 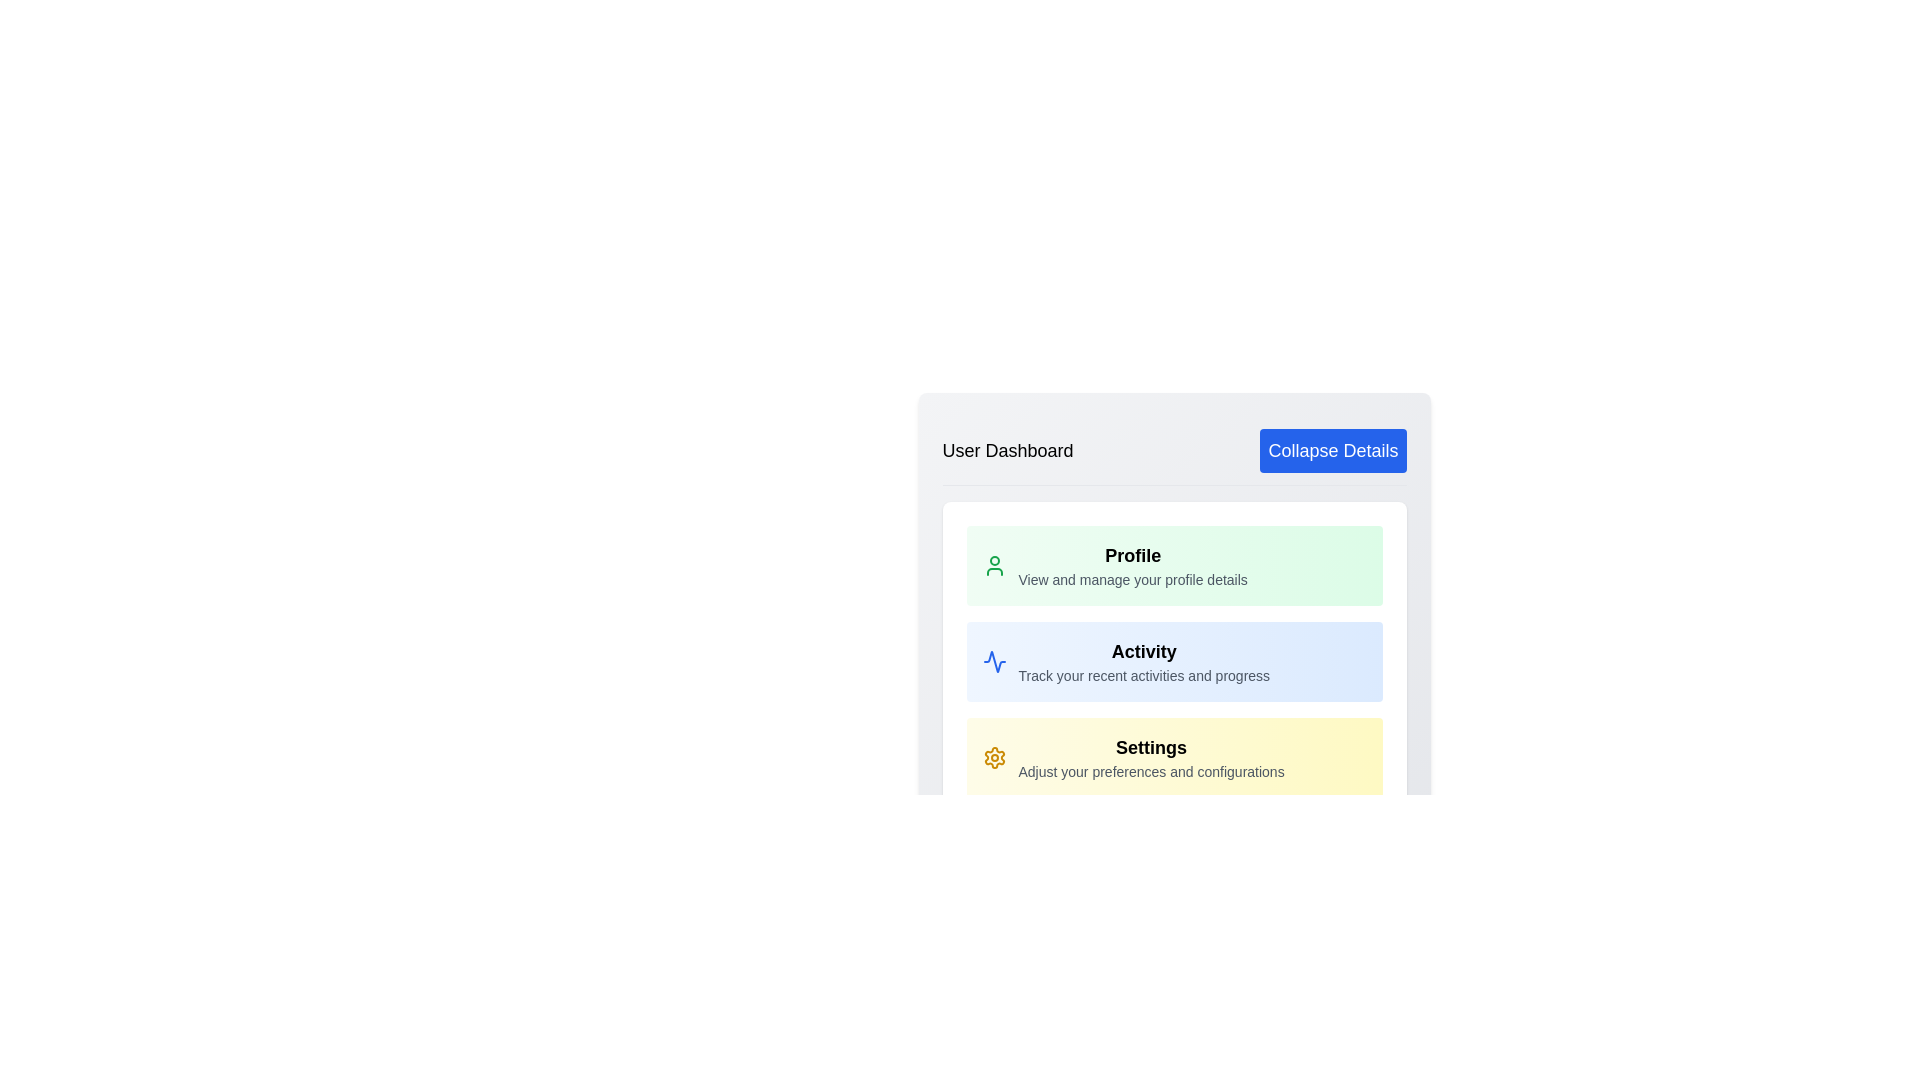 What do you see at coordinates (1133, 566) in the screenshot?
I see `keyboard navigation` at bounding box center [1133, 566].